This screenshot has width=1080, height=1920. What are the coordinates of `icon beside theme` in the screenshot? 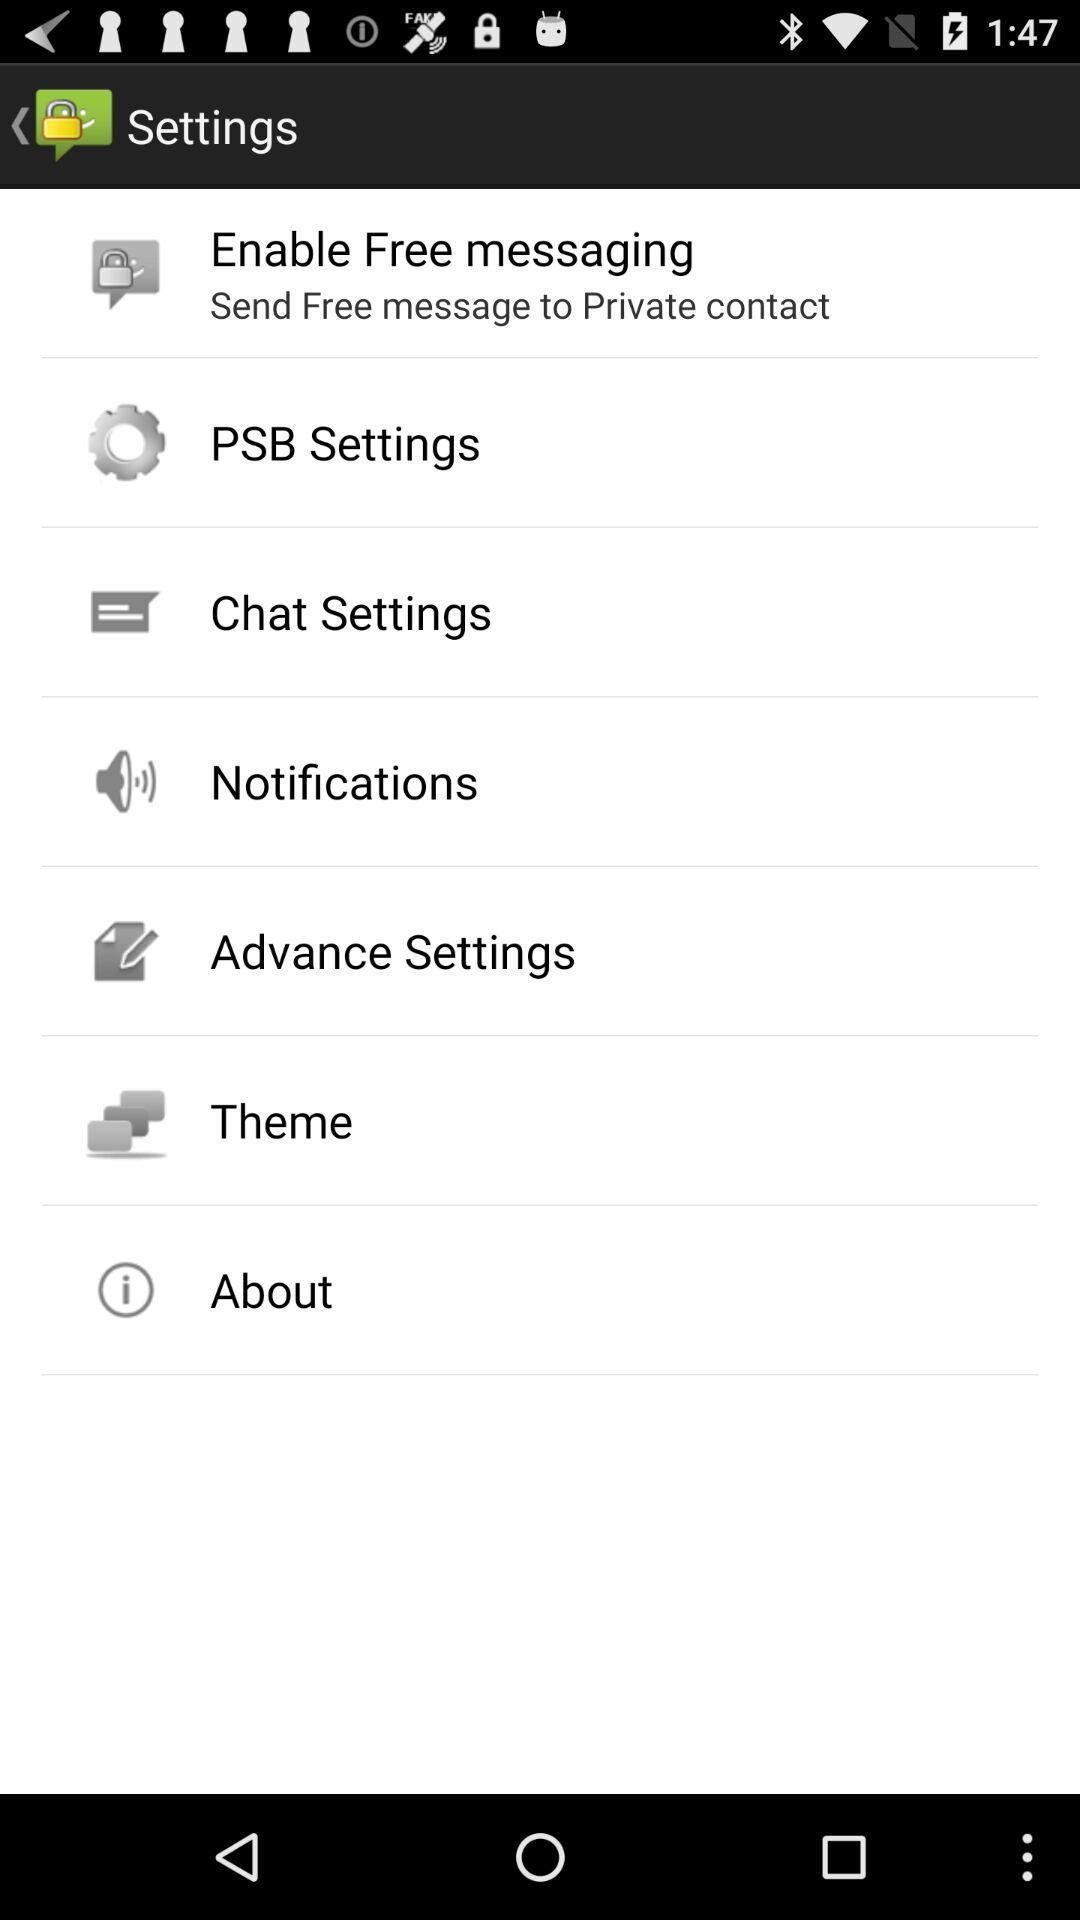 It's located at (126, 1121).